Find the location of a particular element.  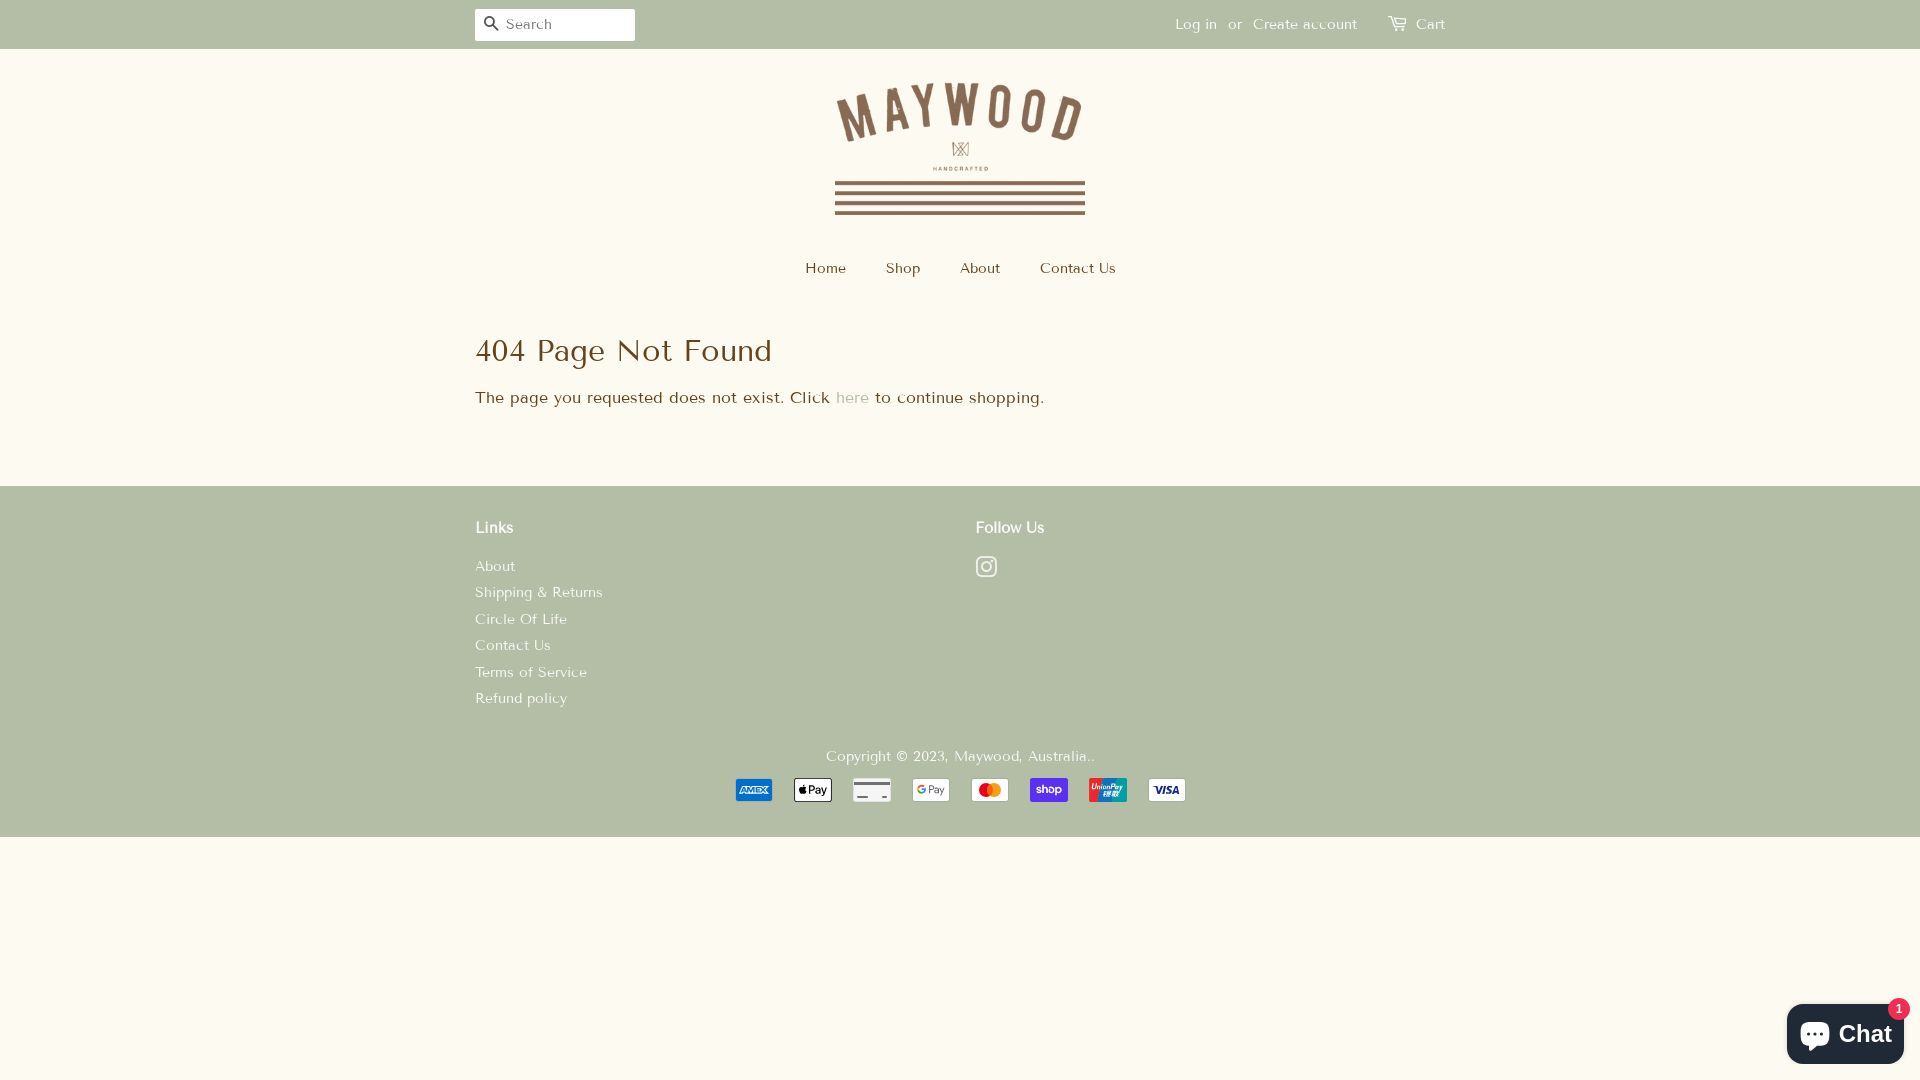

'Terms of Service' is located at coordinates (531, 672).